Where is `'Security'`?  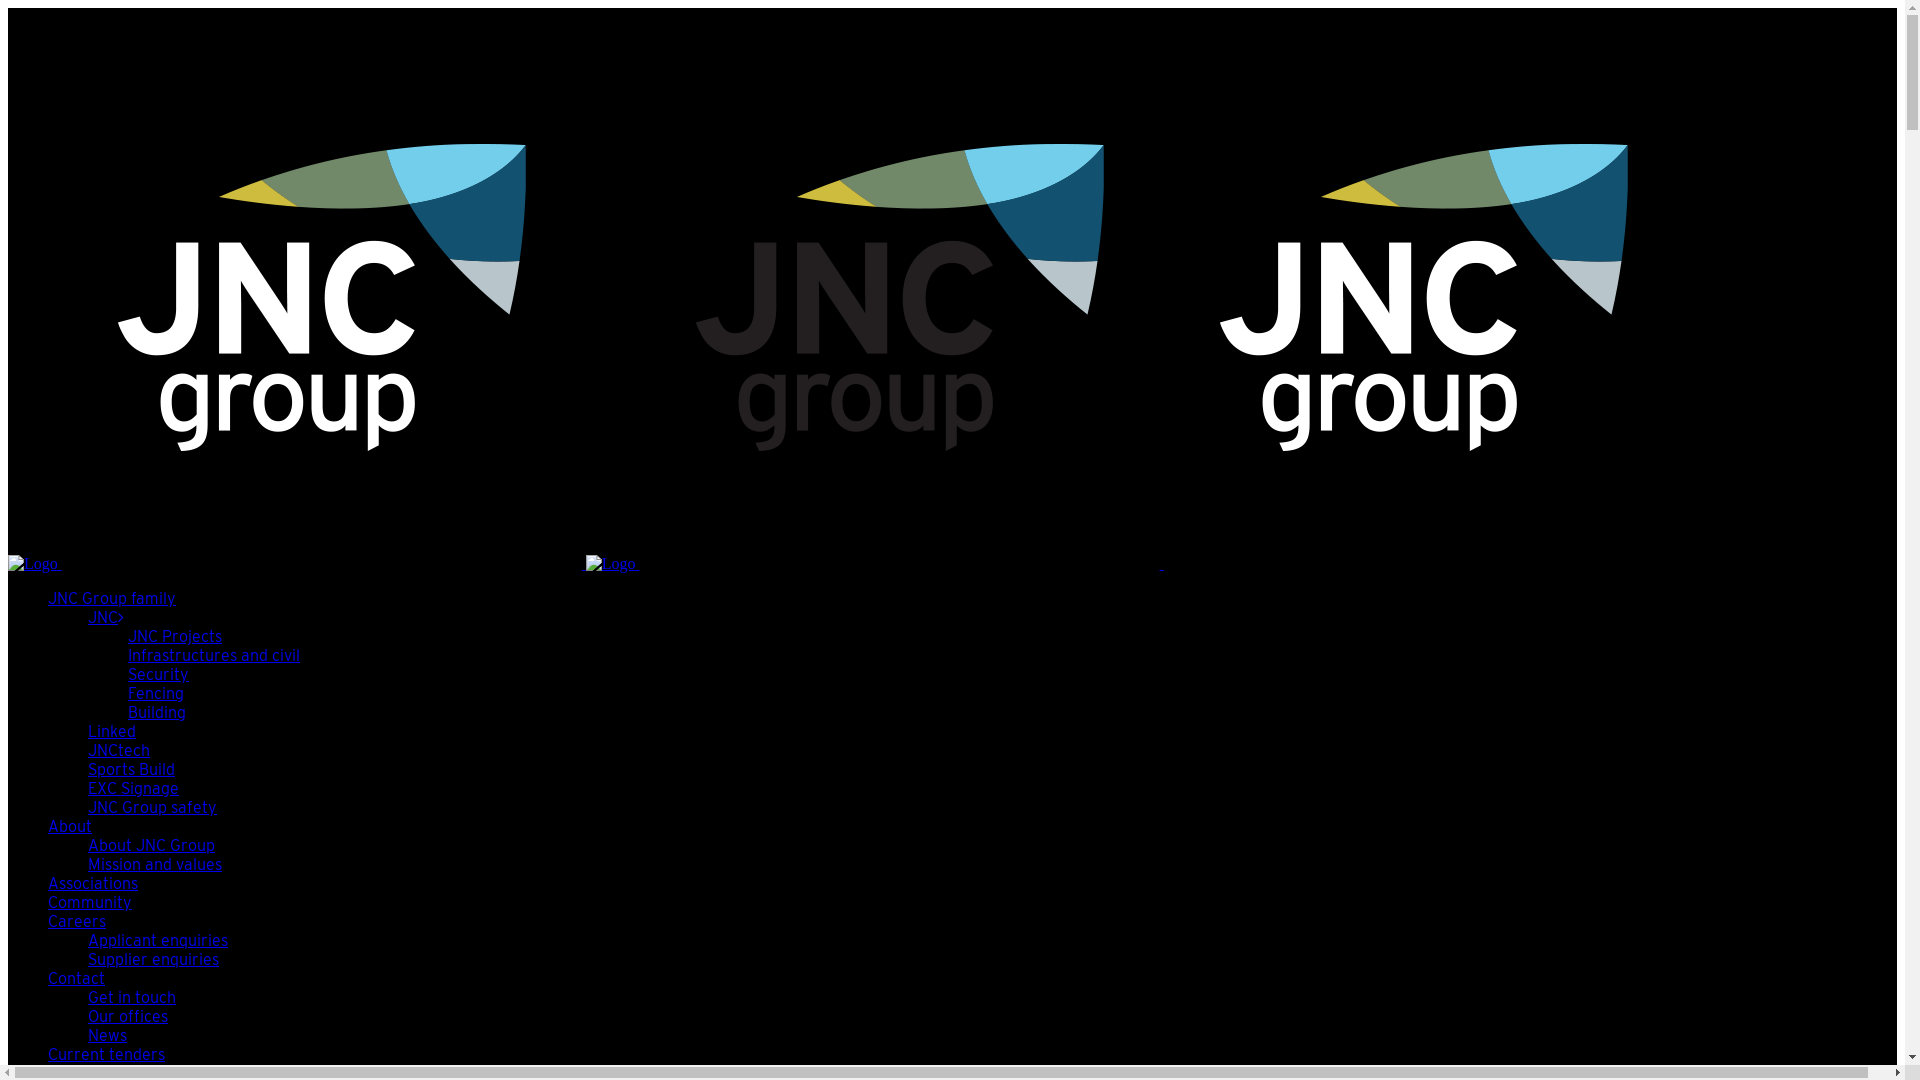 'Security' is located at coordinates (127, 674).